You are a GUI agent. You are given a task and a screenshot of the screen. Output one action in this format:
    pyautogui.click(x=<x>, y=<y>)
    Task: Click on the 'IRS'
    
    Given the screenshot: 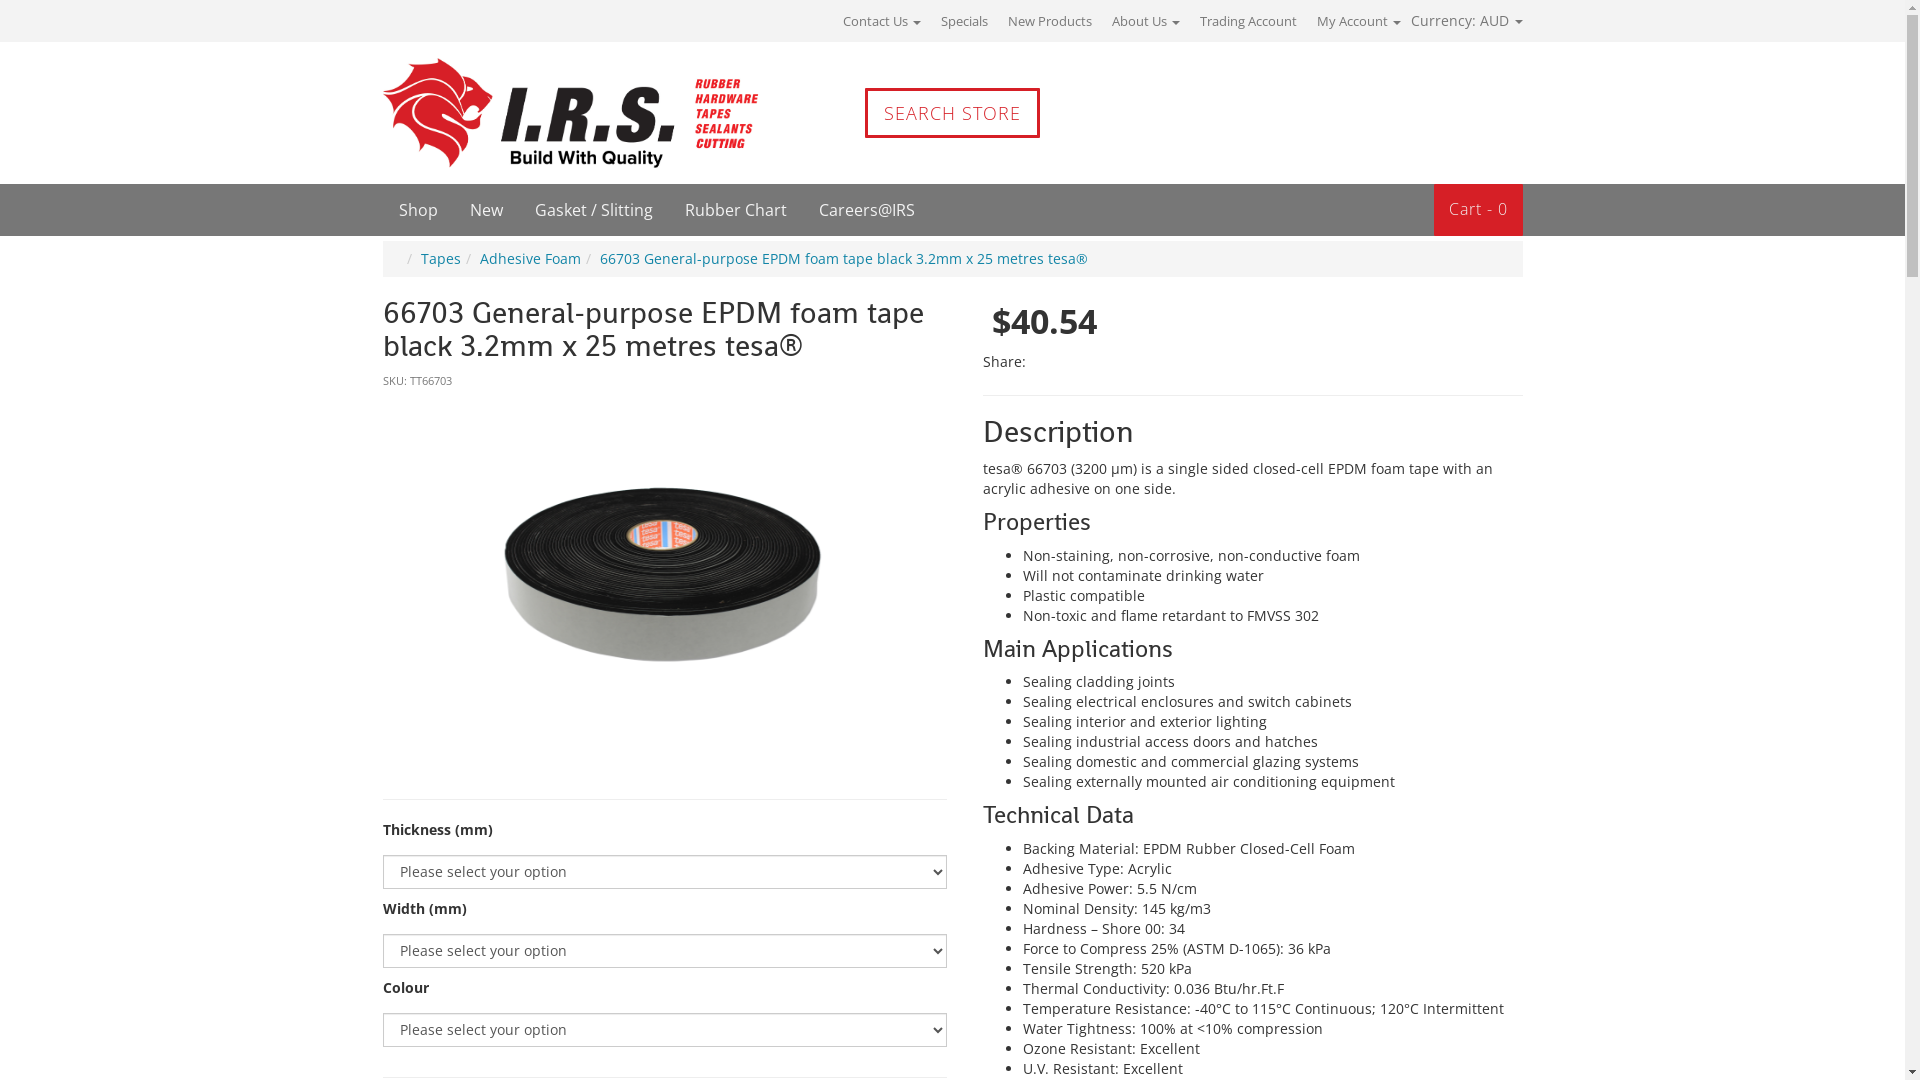 What is the action you would take?
    pyautogui.click(x=517, y=112)
    